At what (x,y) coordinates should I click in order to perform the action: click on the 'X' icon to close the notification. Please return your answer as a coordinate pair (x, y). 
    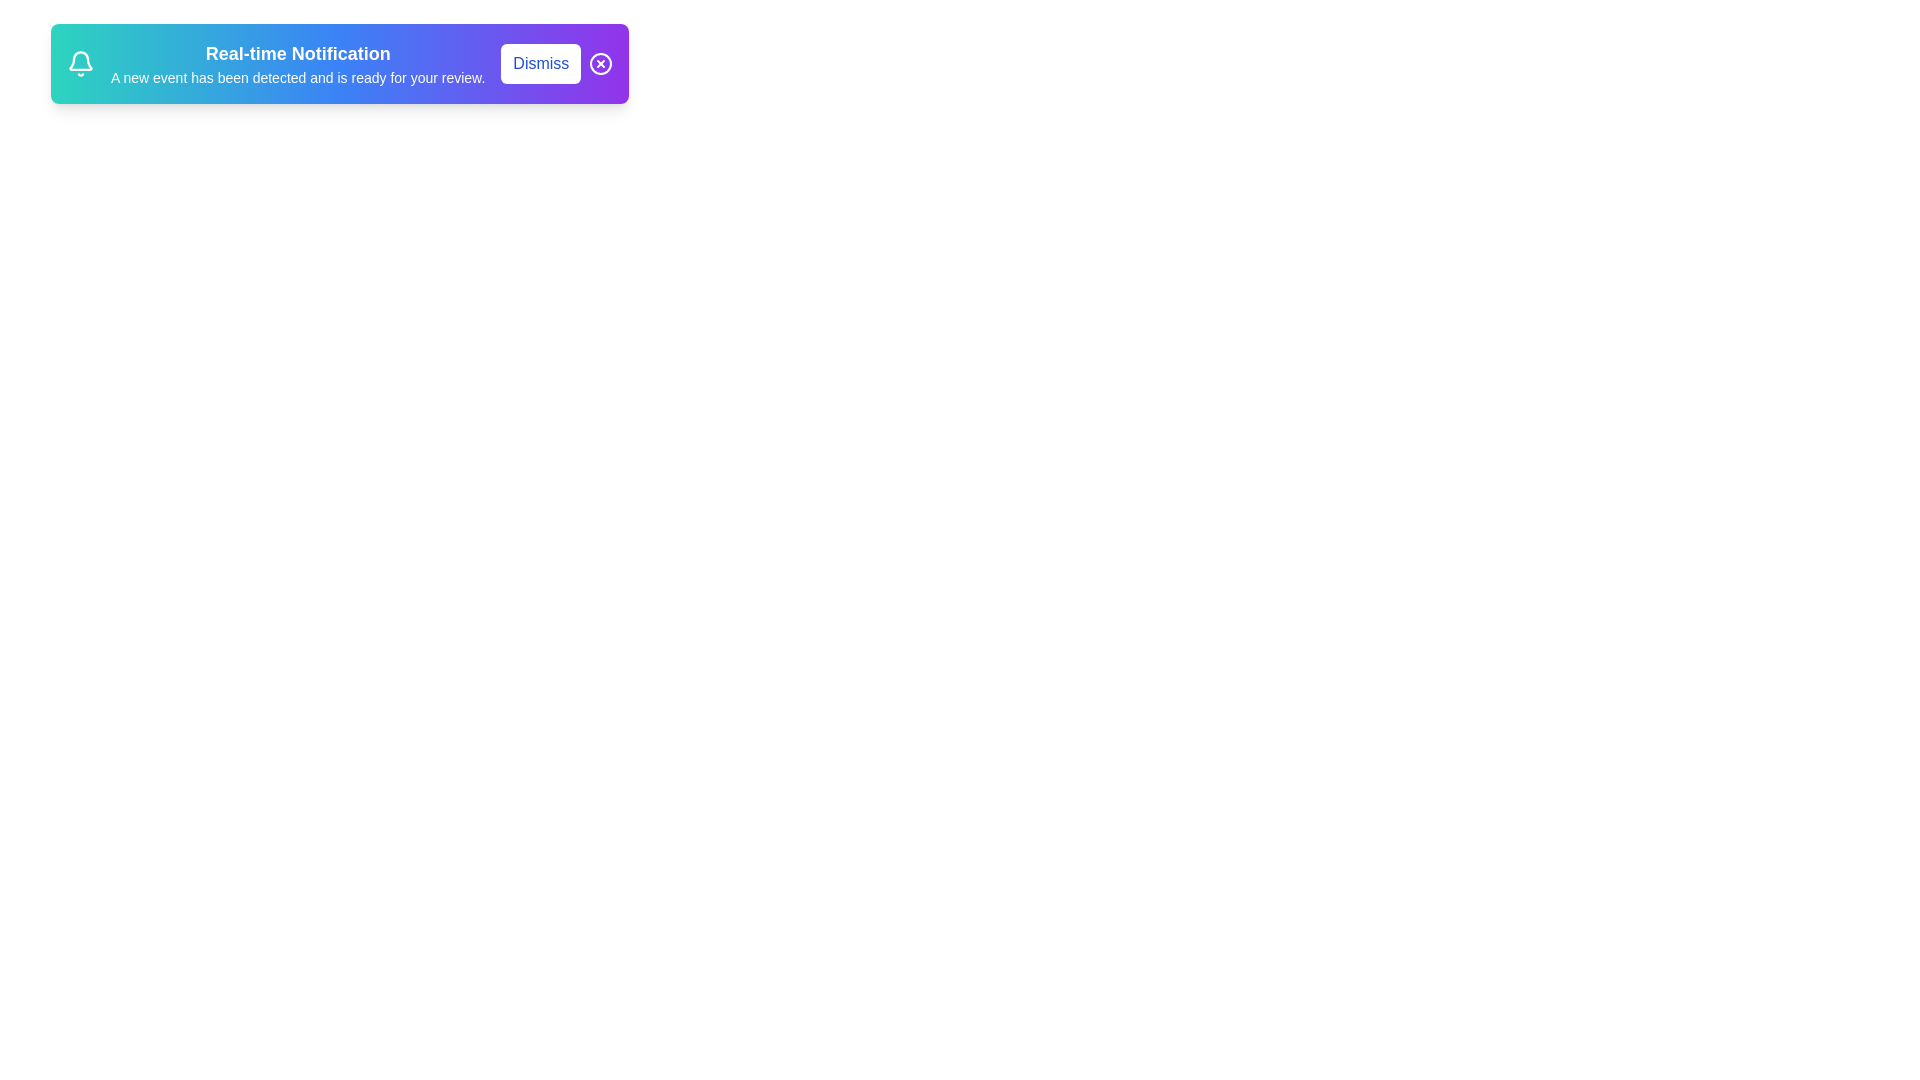
    Looking at the image, I should click on (600, 63).